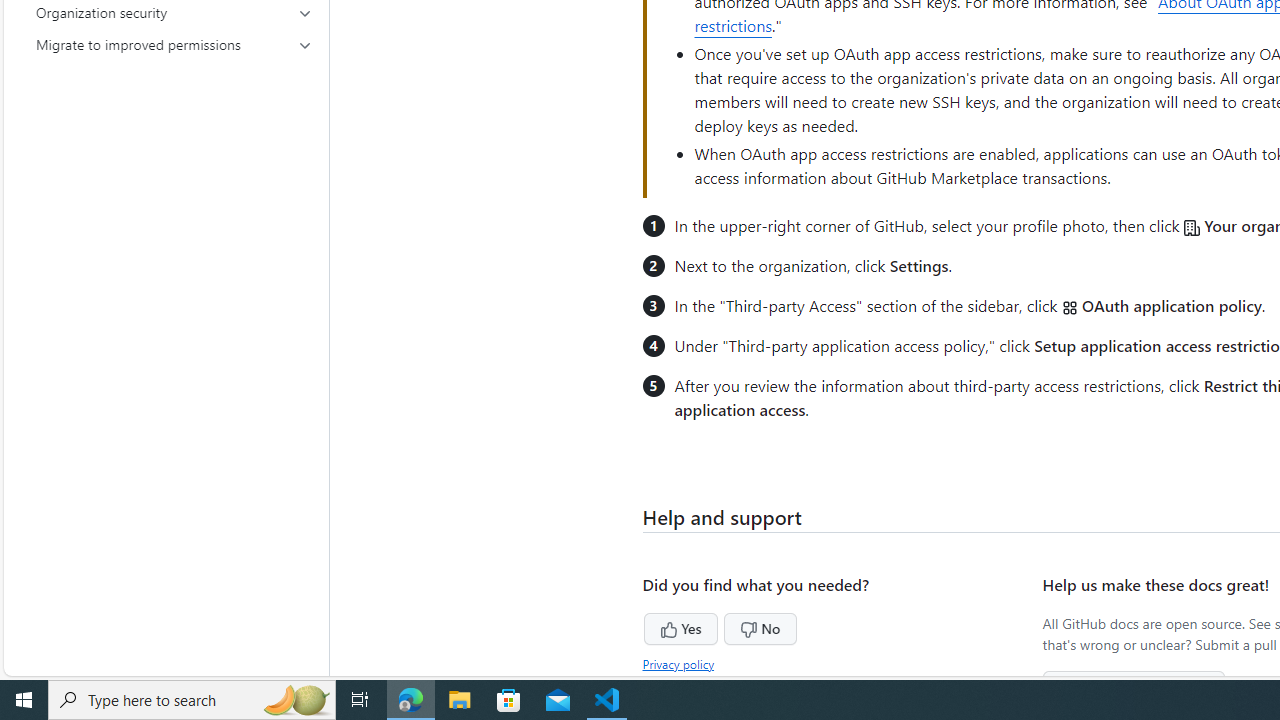 This screenshot has width=1280, height=720. Describe the element at coordinates (679, 663) in the screenshot. I see `'Privacy policy'` at that location.